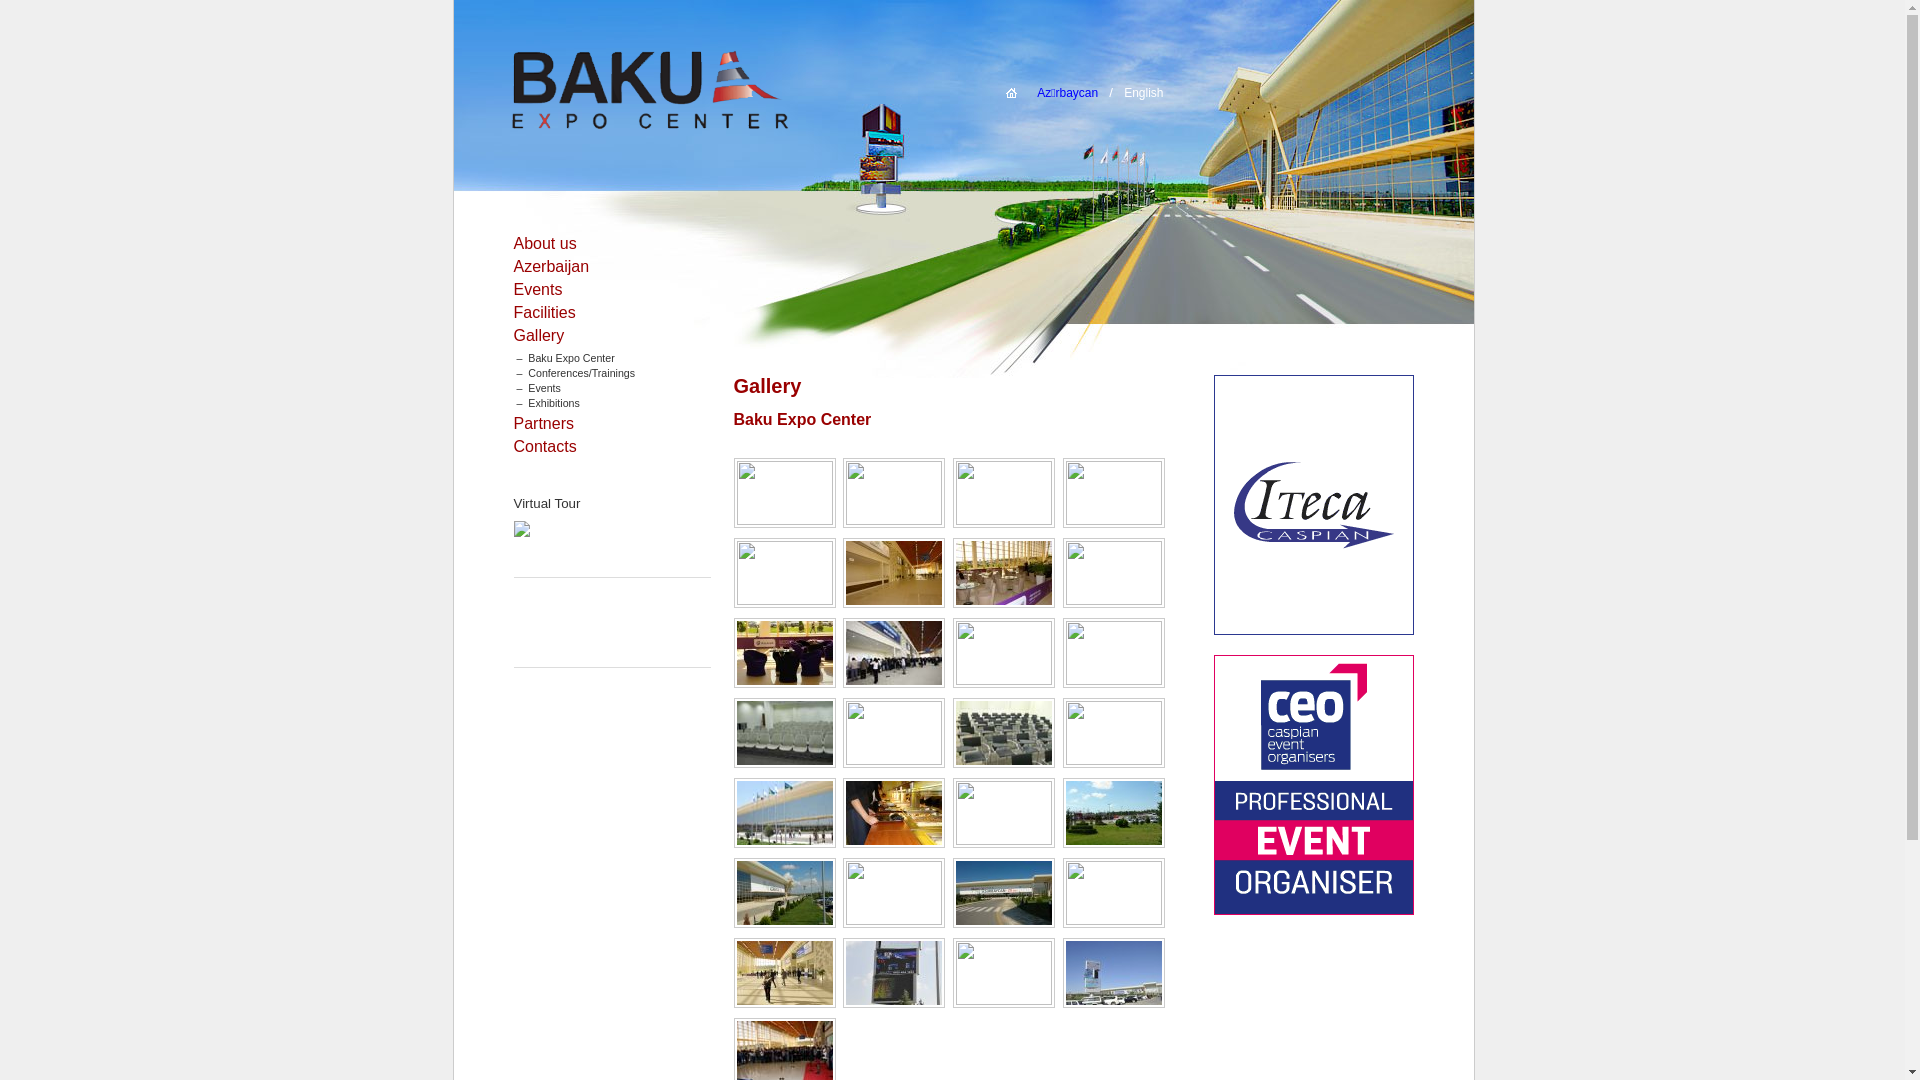  Describe the element at coordinates (545, 242) in the screenshot. I see `'About us'` at that location.